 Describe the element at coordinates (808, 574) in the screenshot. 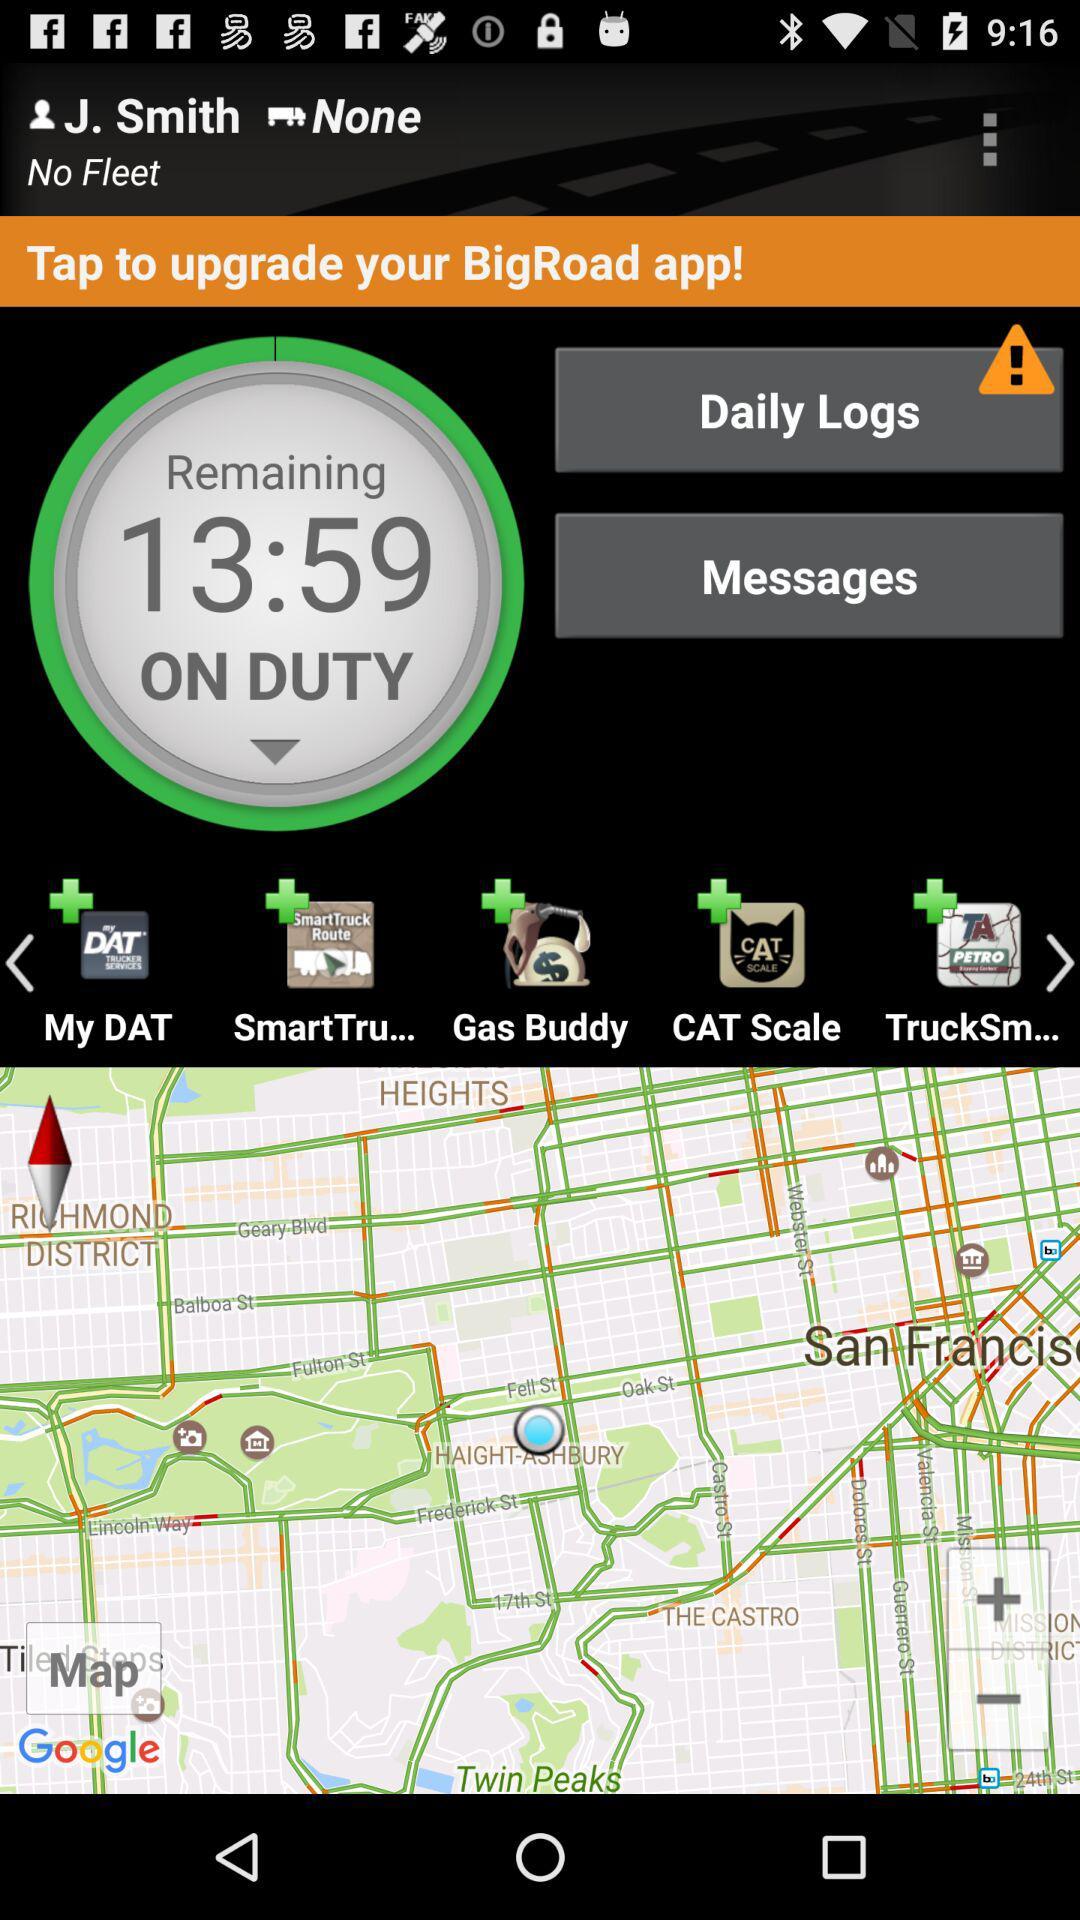

I see `messages button` at that location.